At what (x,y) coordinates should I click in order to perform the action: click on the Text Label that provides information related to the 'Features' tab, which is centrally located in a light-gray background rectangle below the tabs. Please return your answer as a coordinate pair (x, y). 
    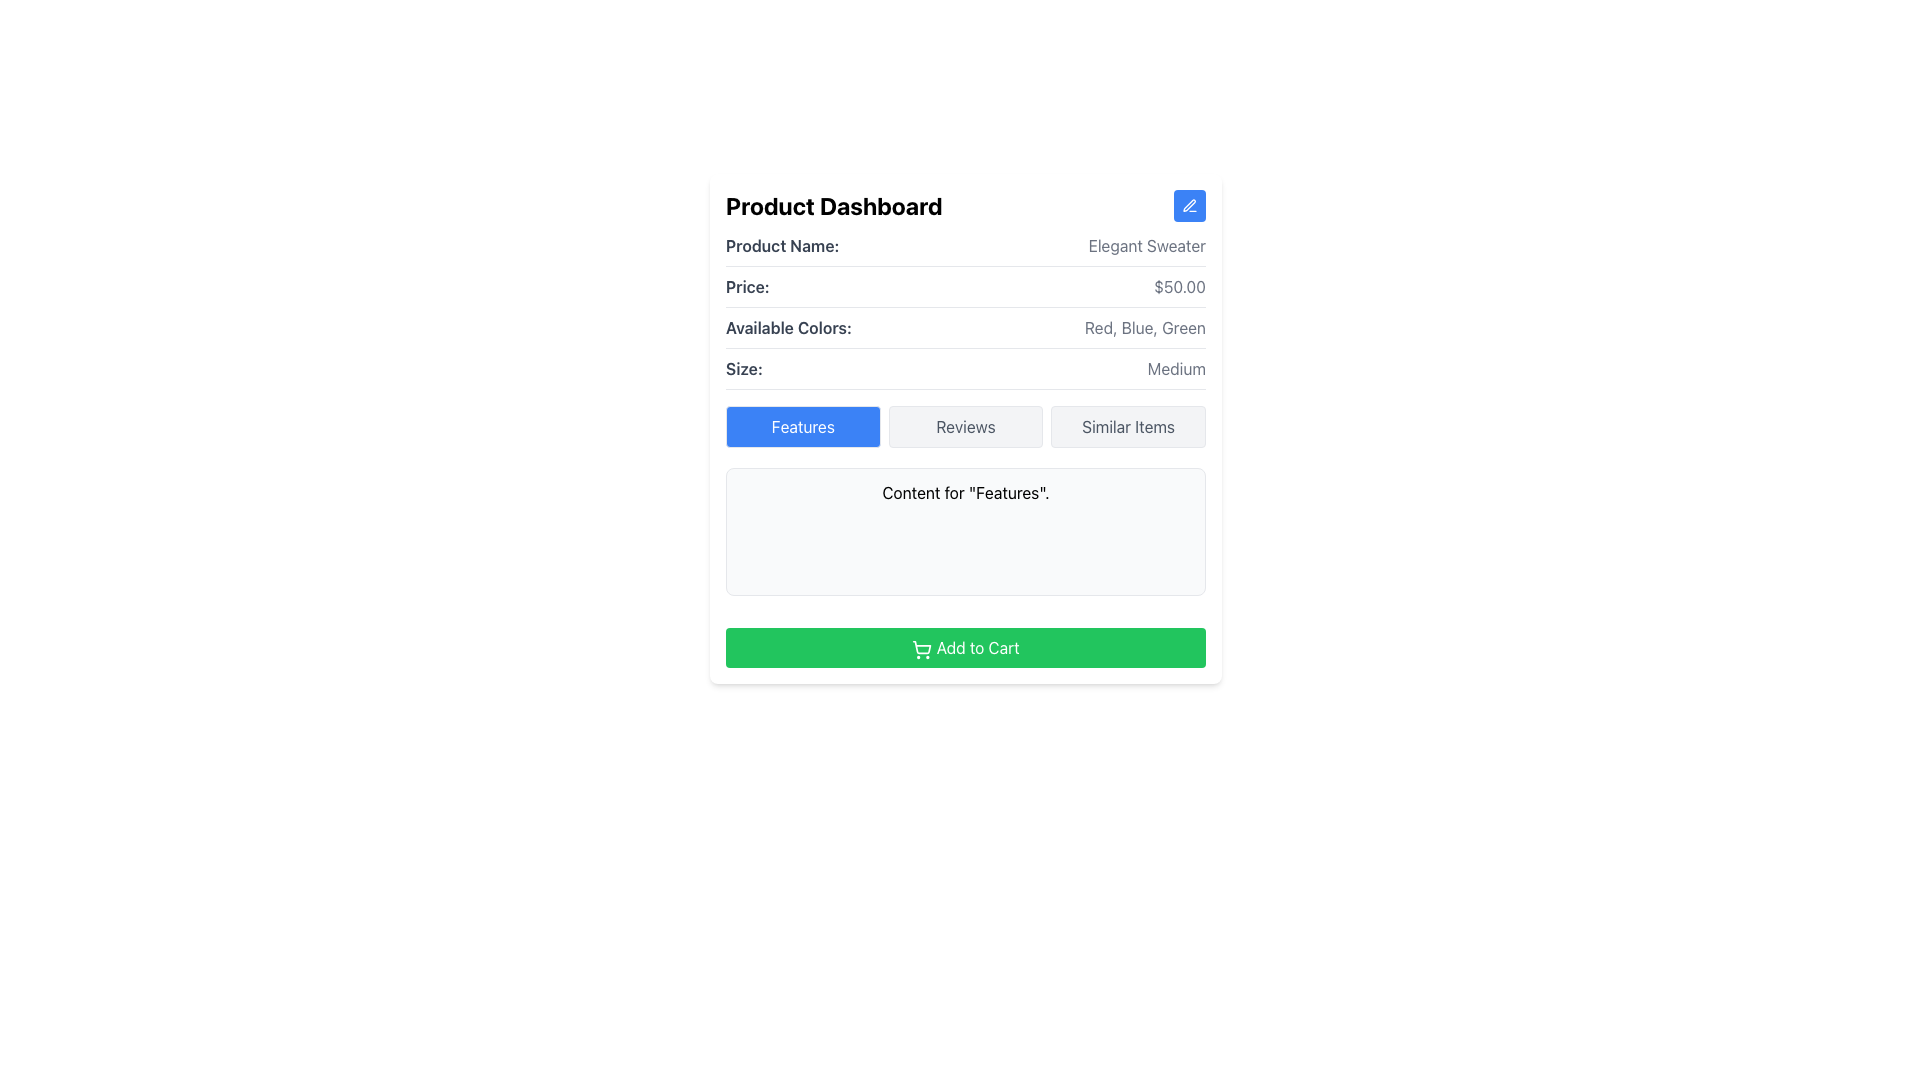
    Looking at the image, I should click on (965, 493).